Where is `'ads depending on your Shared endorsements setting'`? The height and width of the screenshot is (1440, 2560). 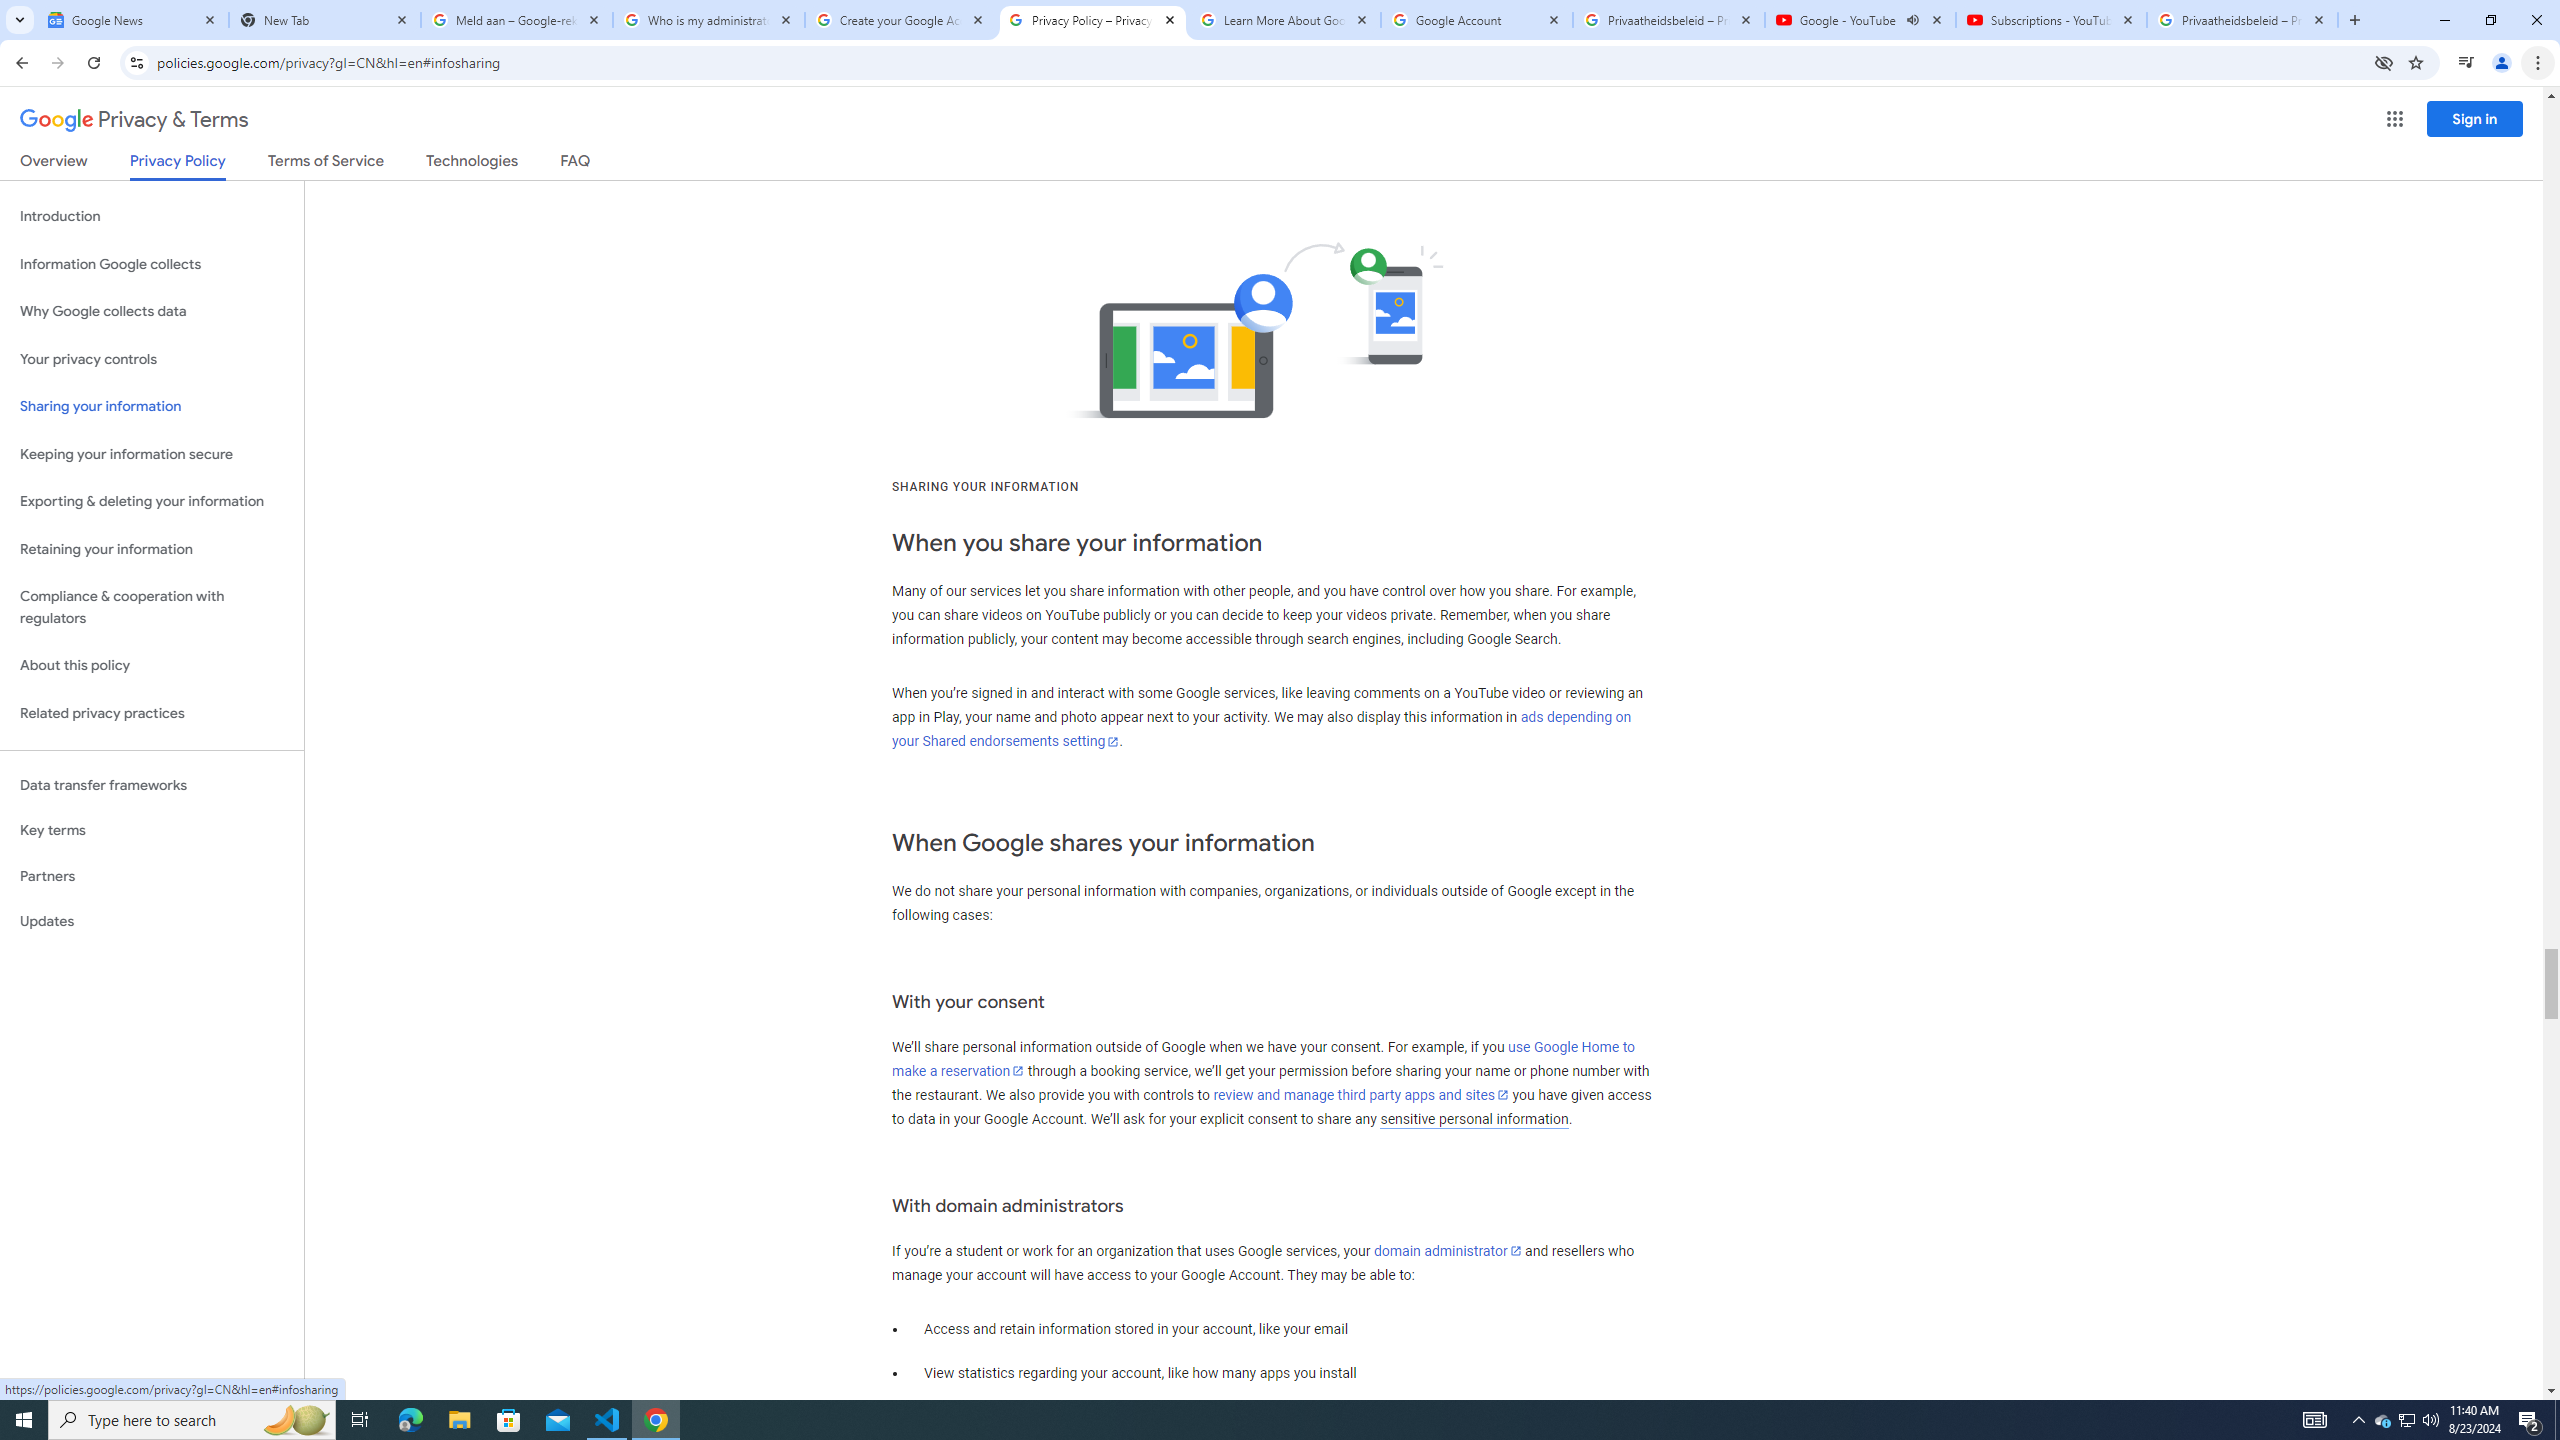 'ads depending on your Shared endorsements setting' is located at coordinates (1261, 729).